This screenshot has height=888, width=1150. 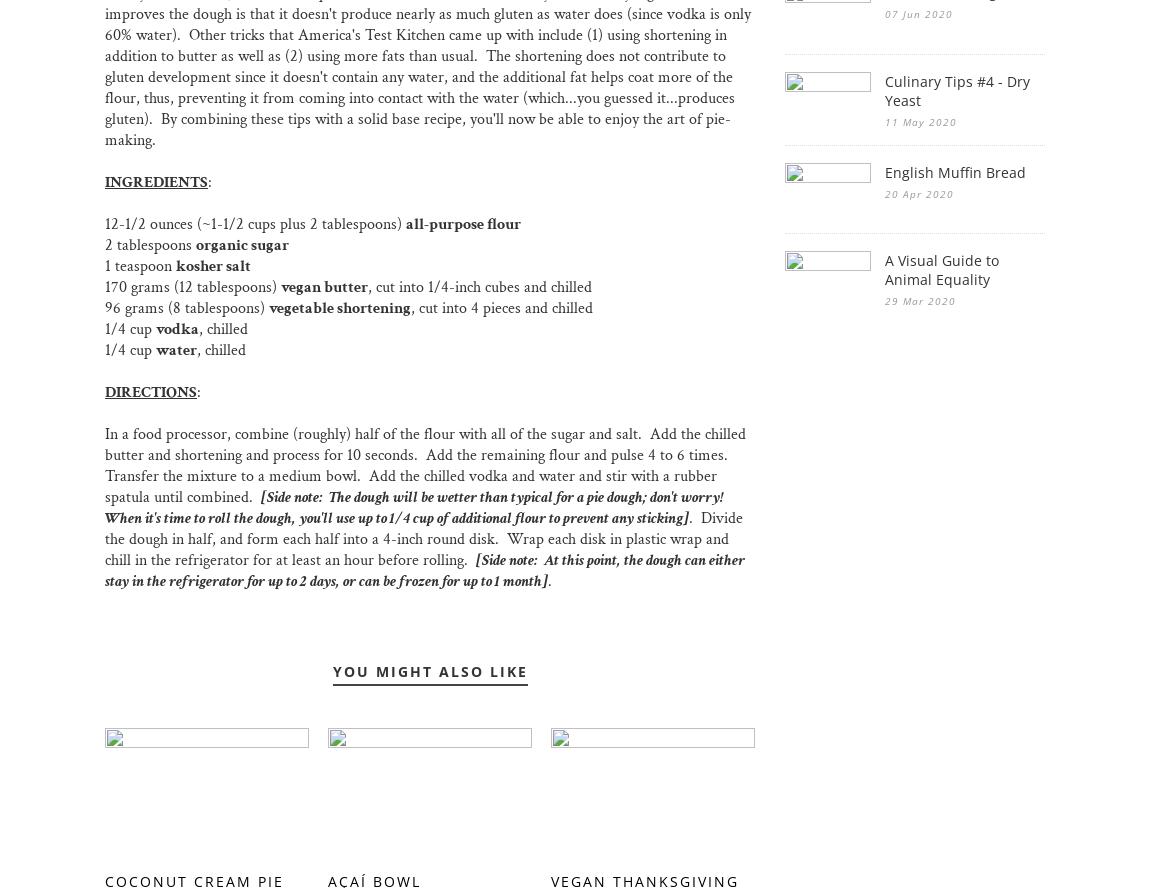 I want to click on 'A Visual Guide to Animal Equality', so click(x=941, y=268).